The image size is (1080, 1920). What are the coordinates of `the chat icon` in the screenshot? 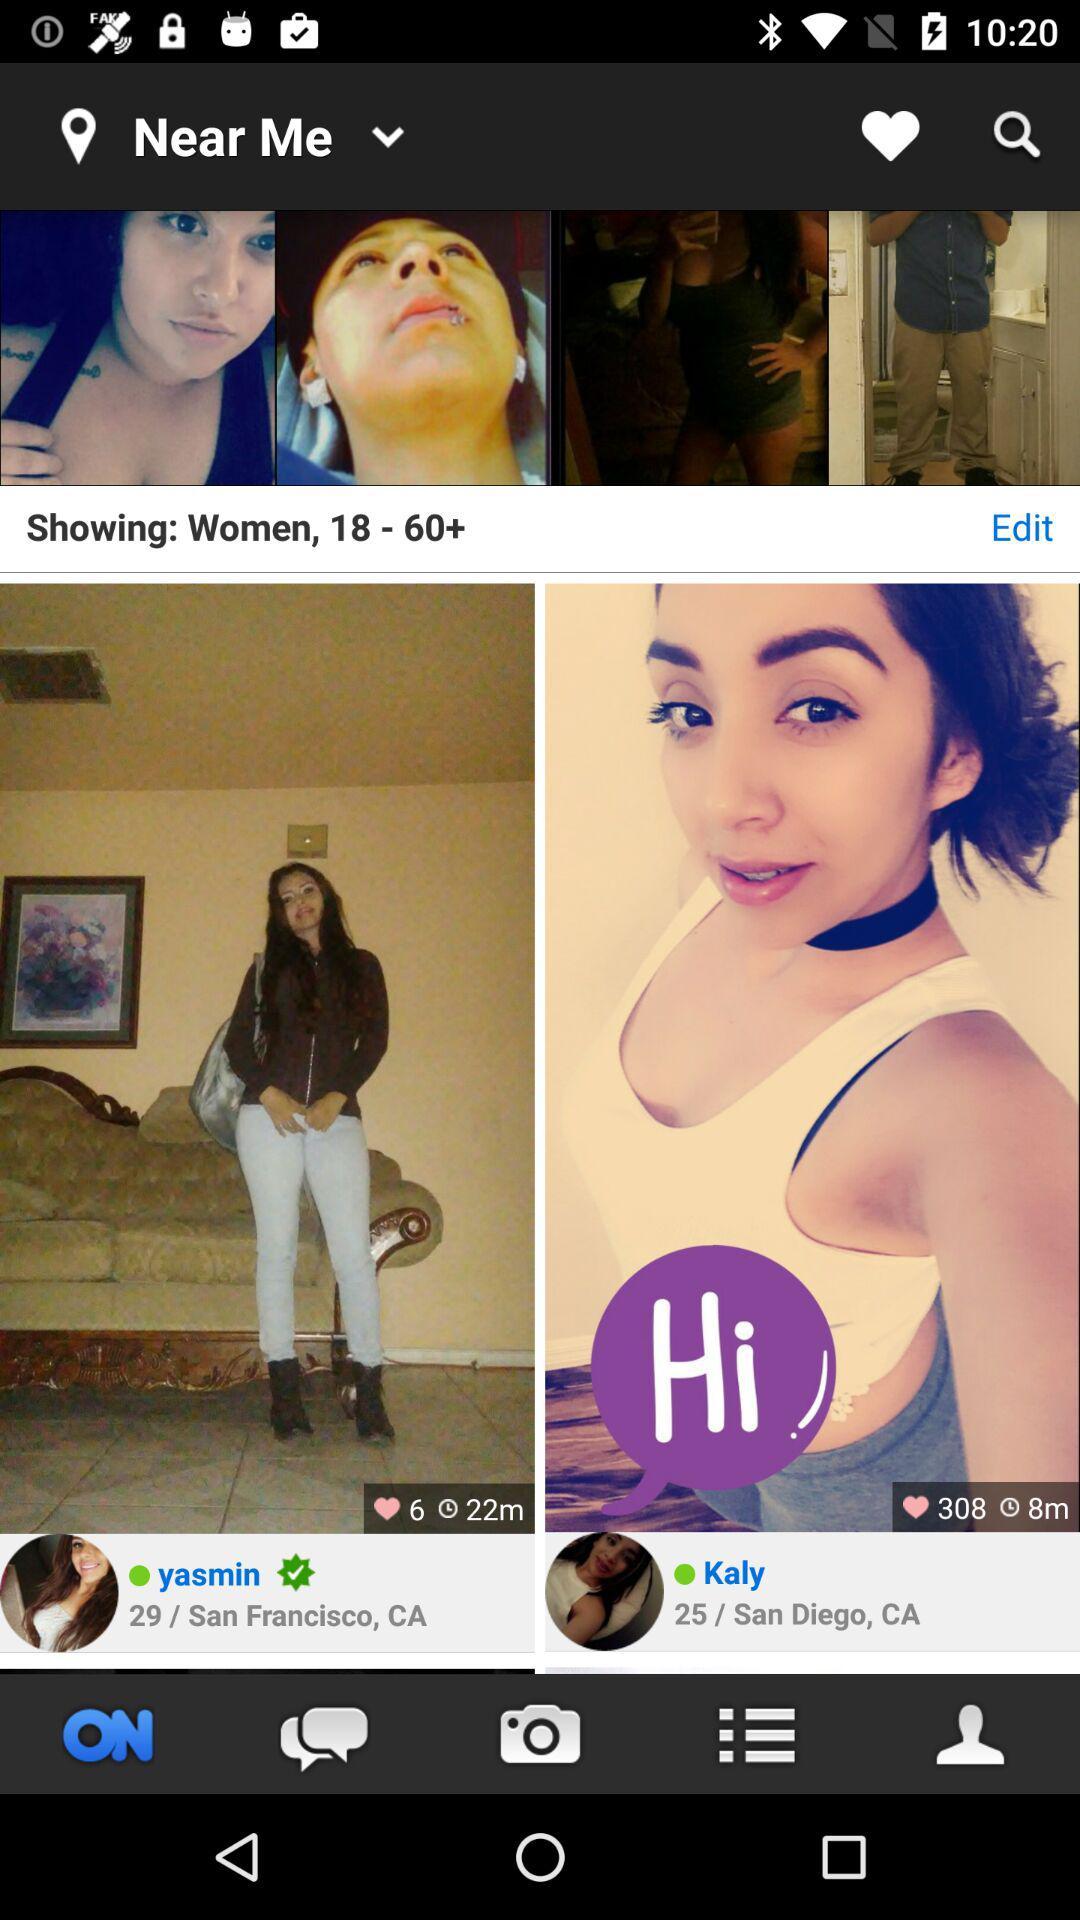 It's located at (323, 1733).